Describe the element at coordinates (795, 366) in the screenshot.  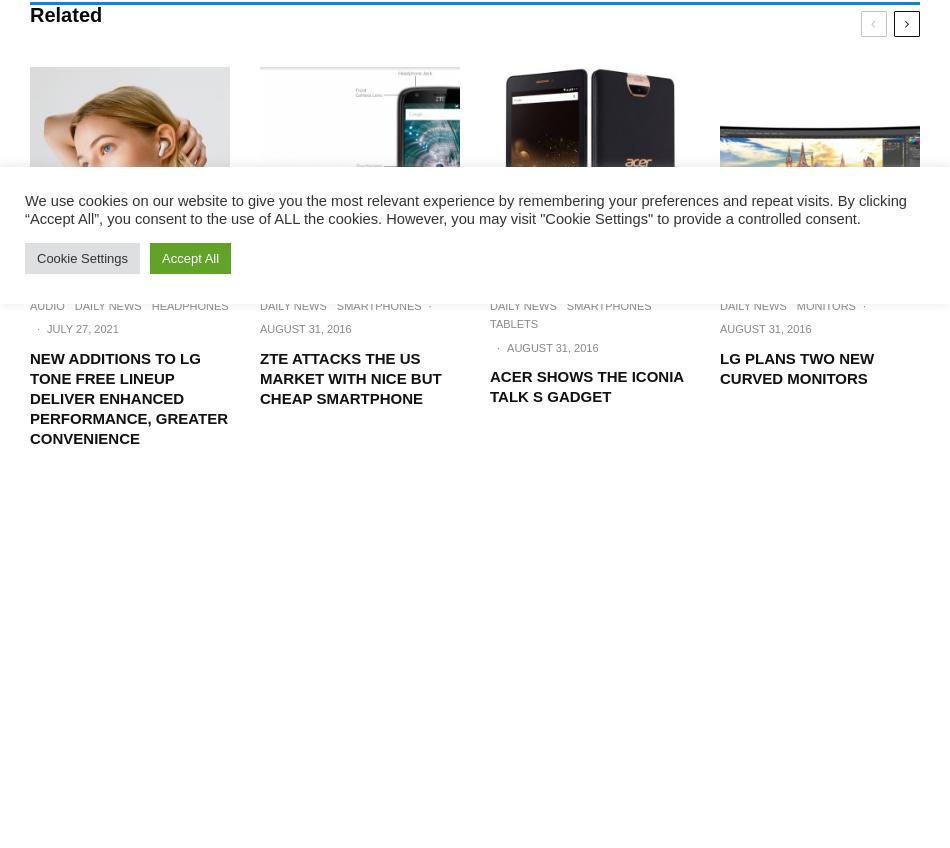
I see `'LG plans two new curved monitors'` at that location.